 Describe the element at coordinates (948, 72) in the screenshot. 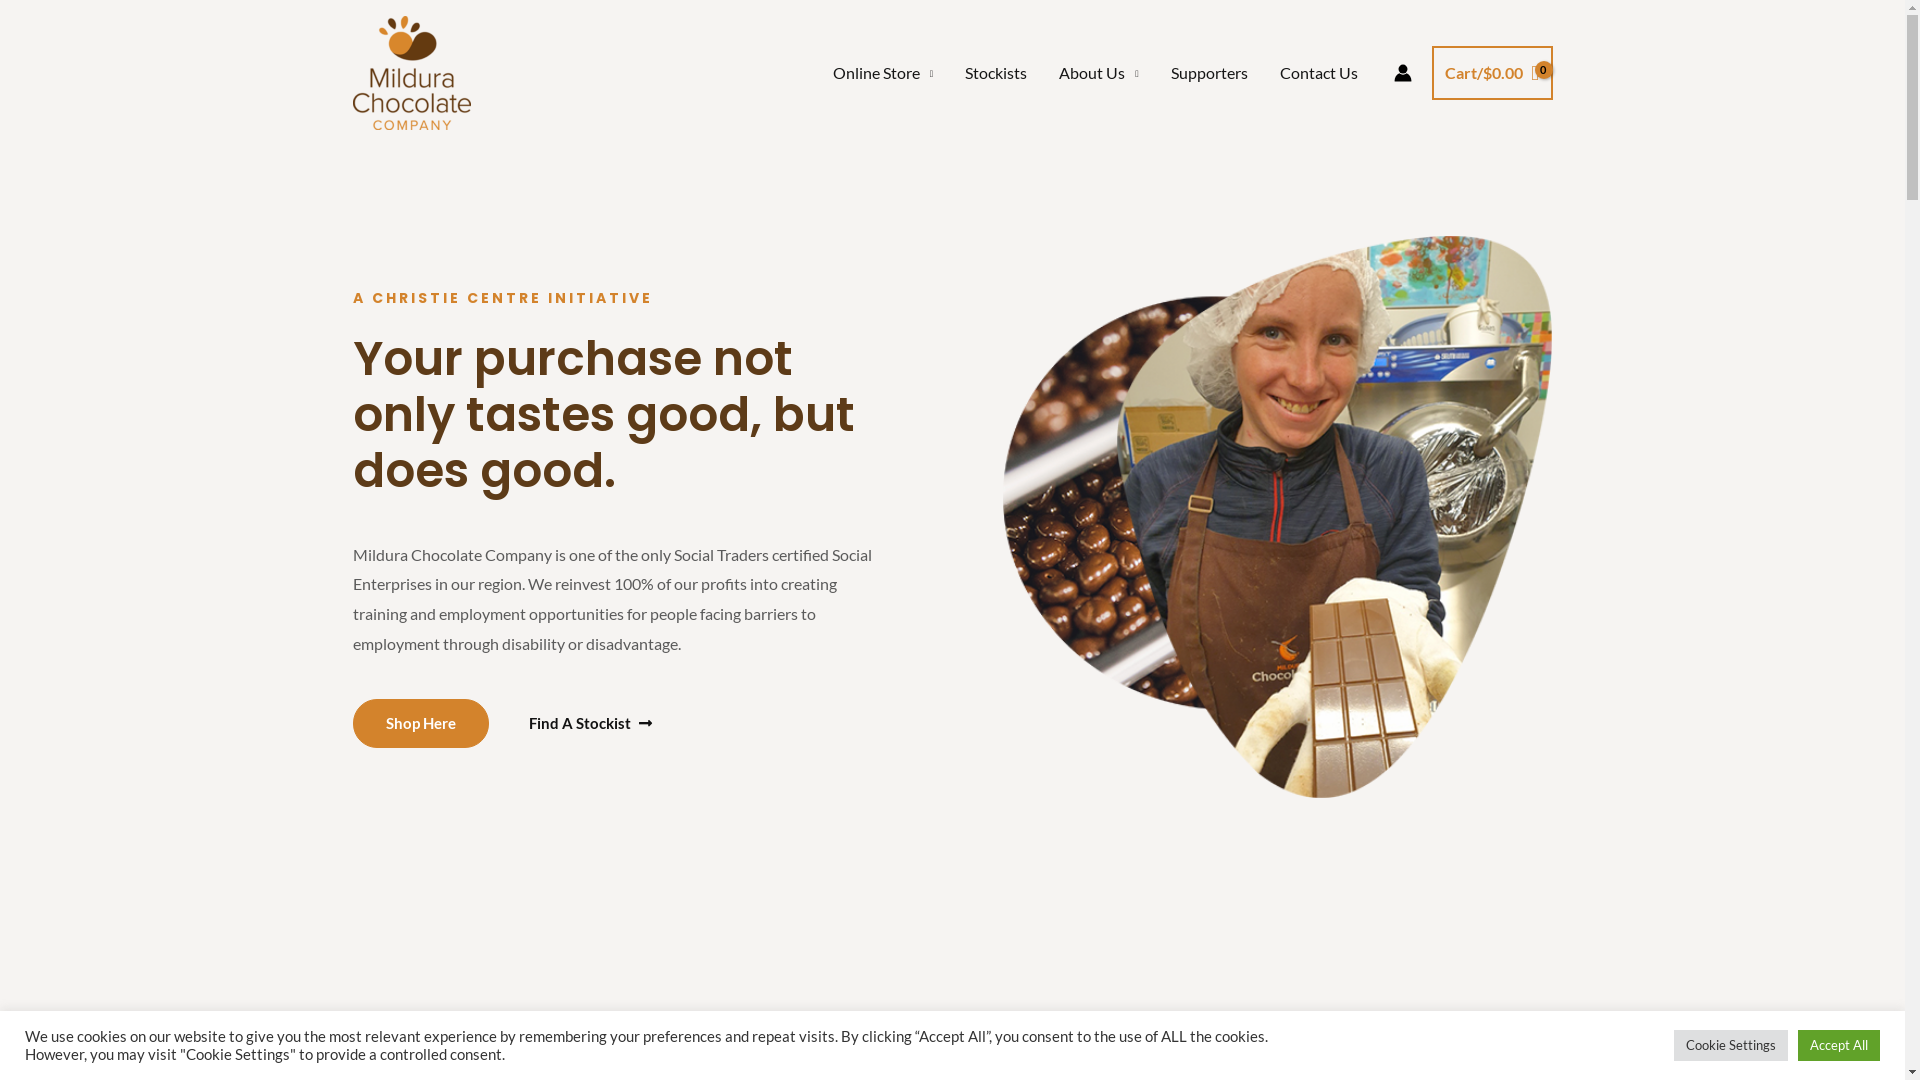

I see `'Stockists'` at that location.